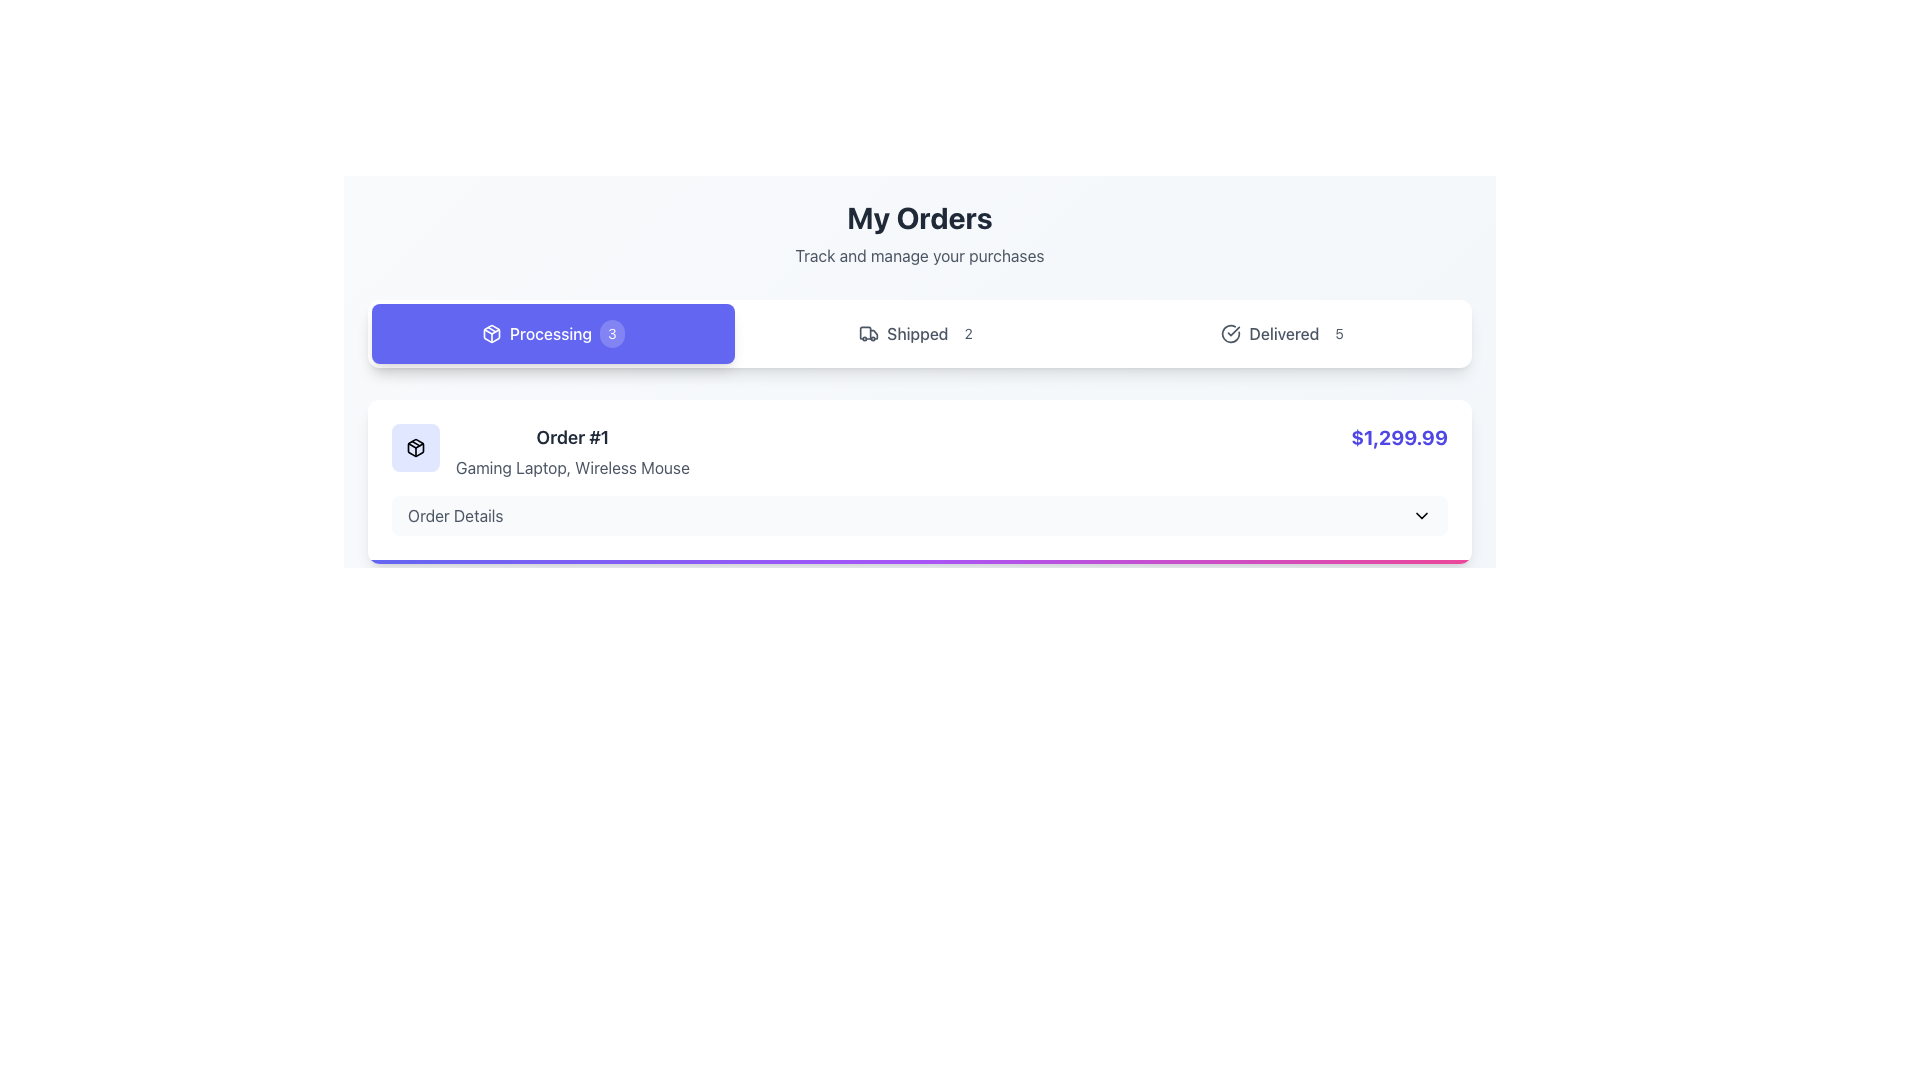 This screenshot has width=1920, height=1080. What do you see at coordinates (919, 333) in the screenshot?
I see `the 'Shipped' tab, which is the second tab in a horizontal stack of three, located between 'Processing' and 'Delivered'` at bounding box center [919, 333].